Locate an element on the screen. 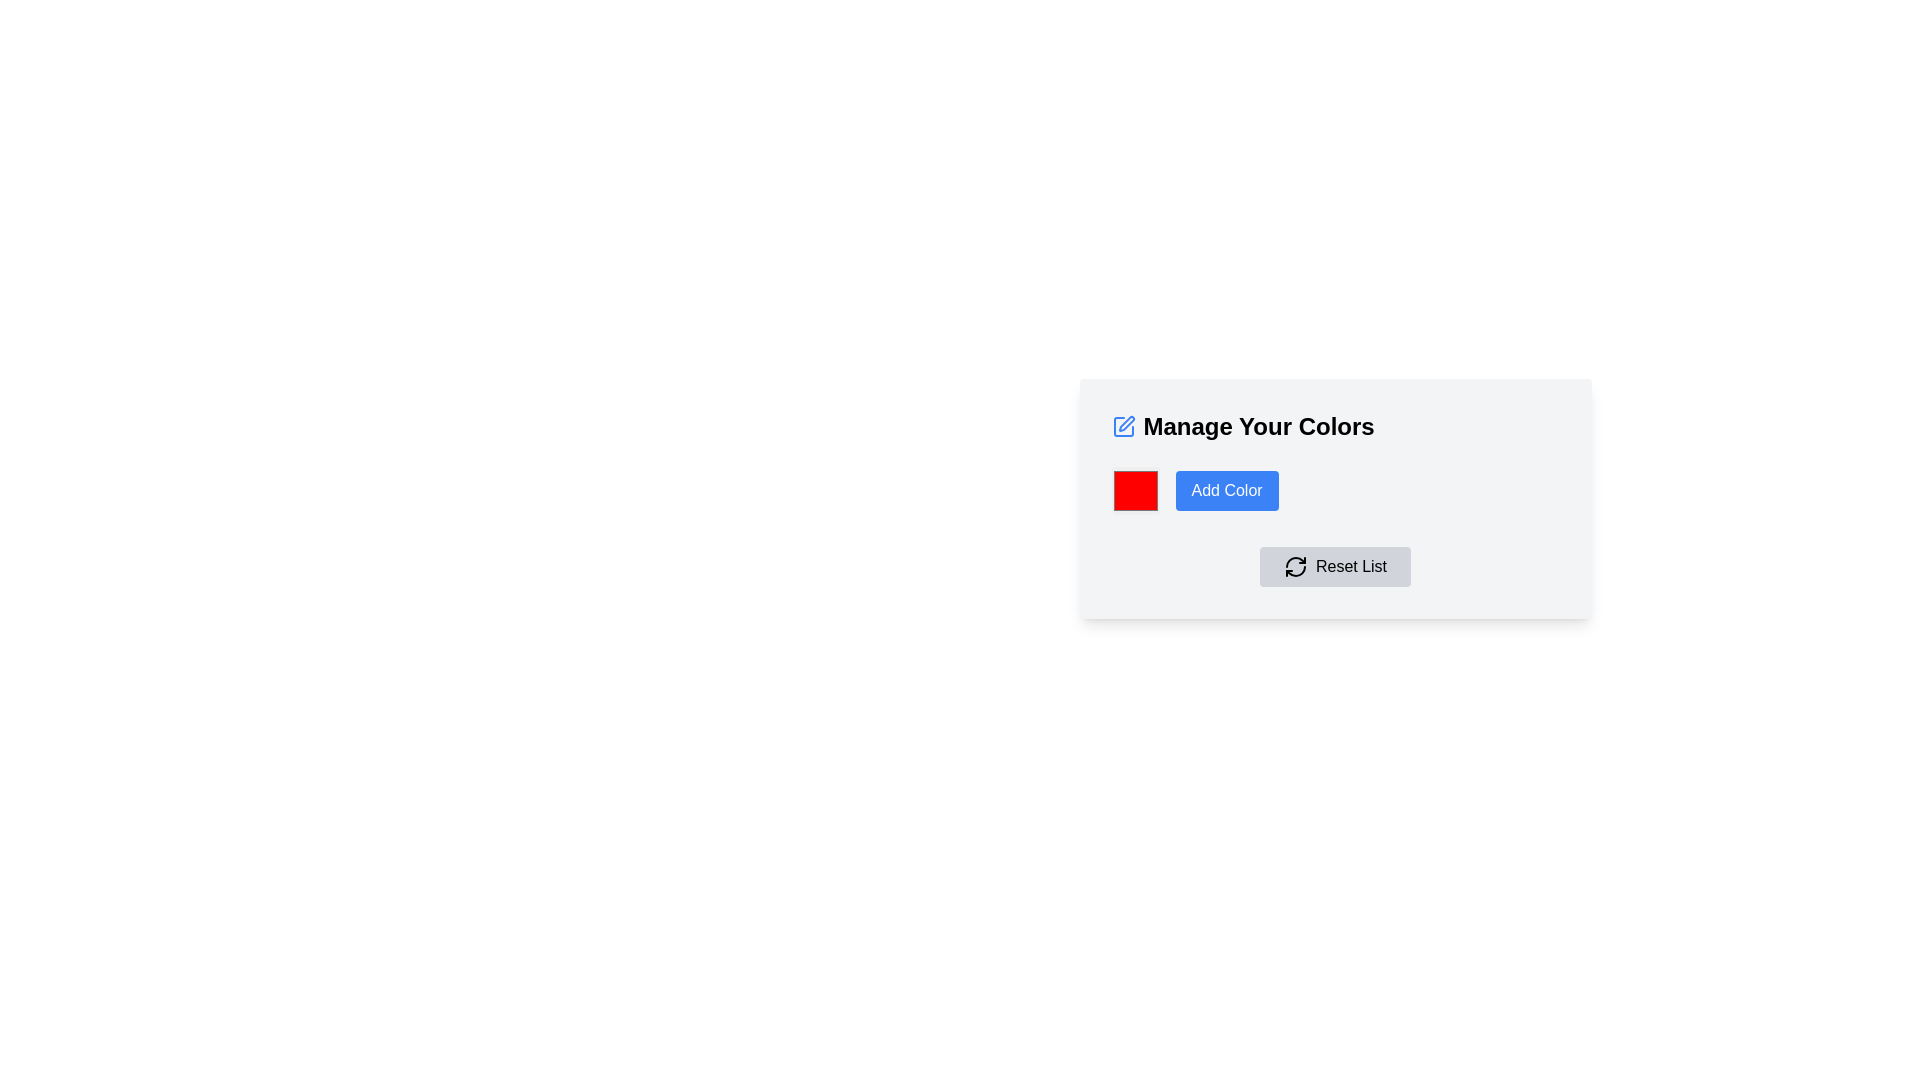 Image resolution: width=1920 pixels, height=1080 pixels. the circular refresh icon within the 'Reset List' button located at the bottom center of the interface in the 'Manage Your Colors' box is located at coordinates (1296, 567).